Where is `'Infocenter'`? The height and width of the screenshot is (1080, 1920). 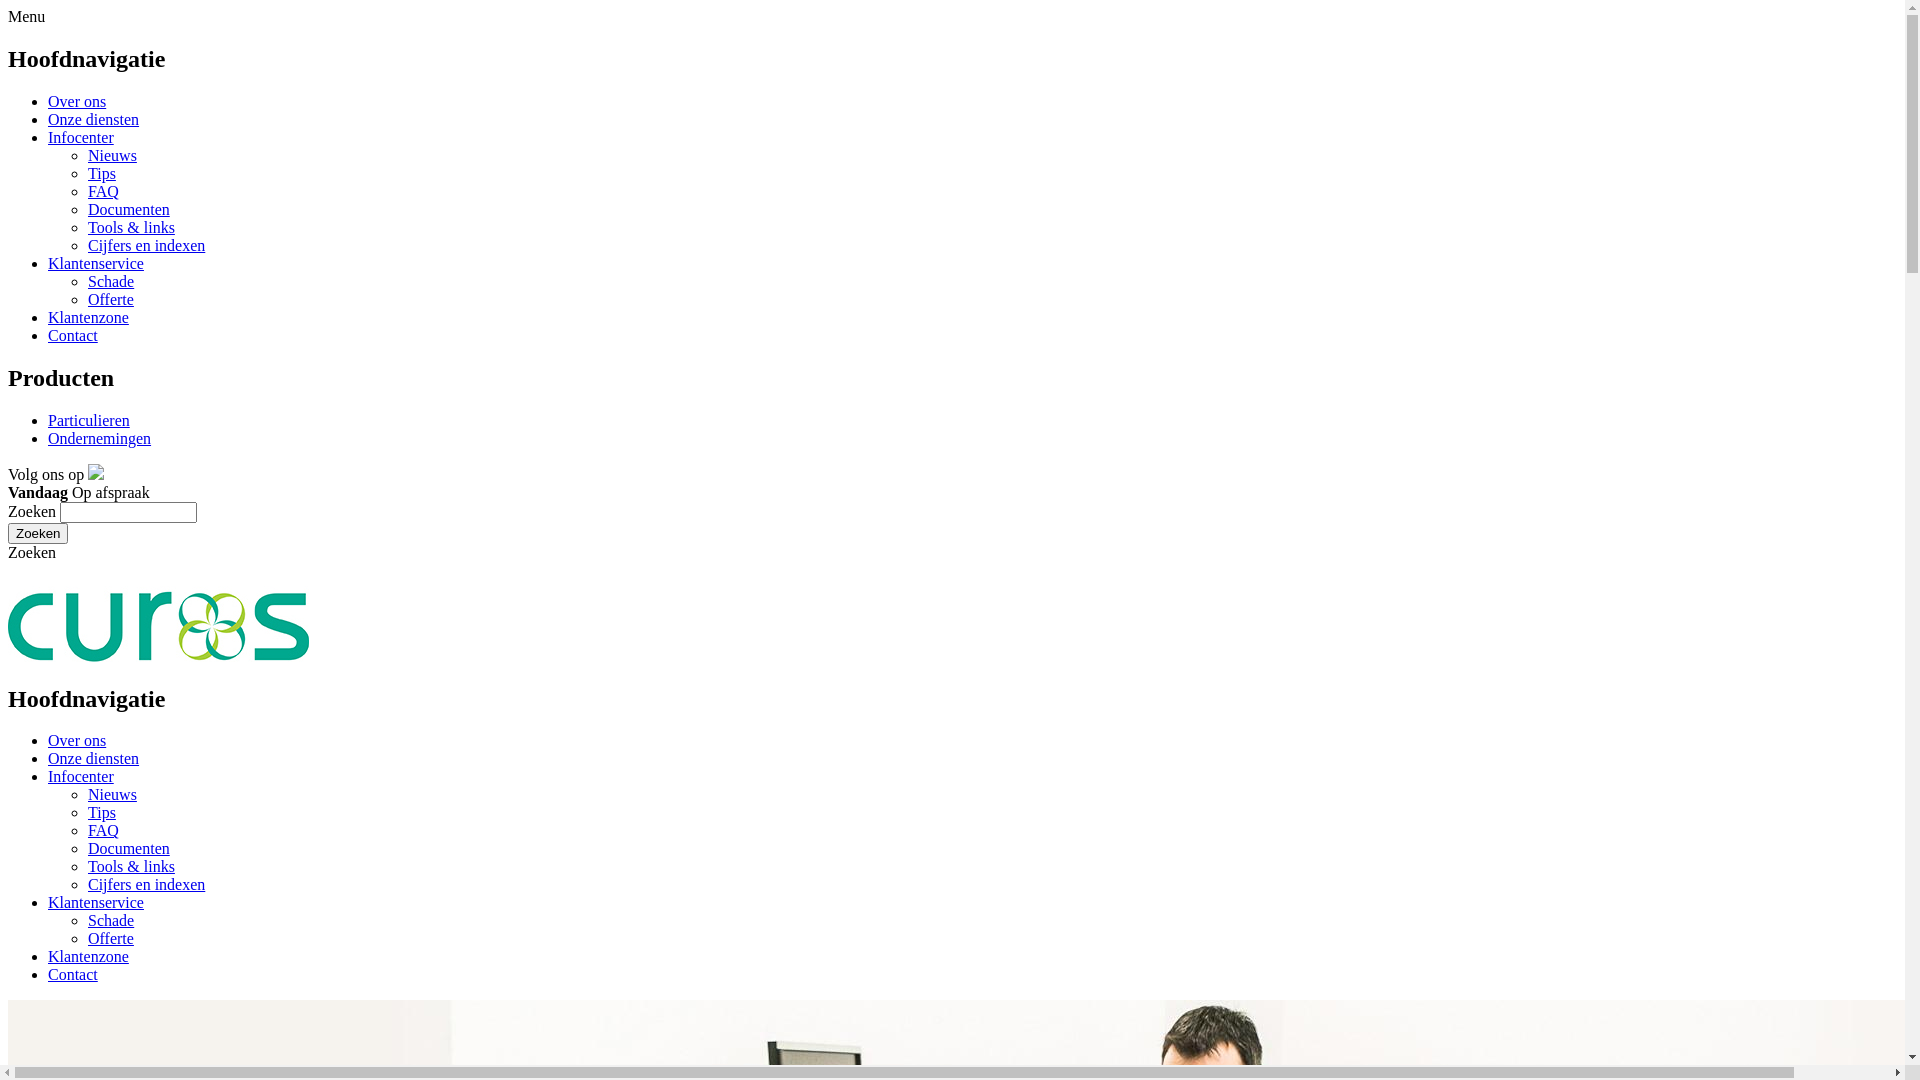 'Infocenter' is located at coordinates (80, 136).